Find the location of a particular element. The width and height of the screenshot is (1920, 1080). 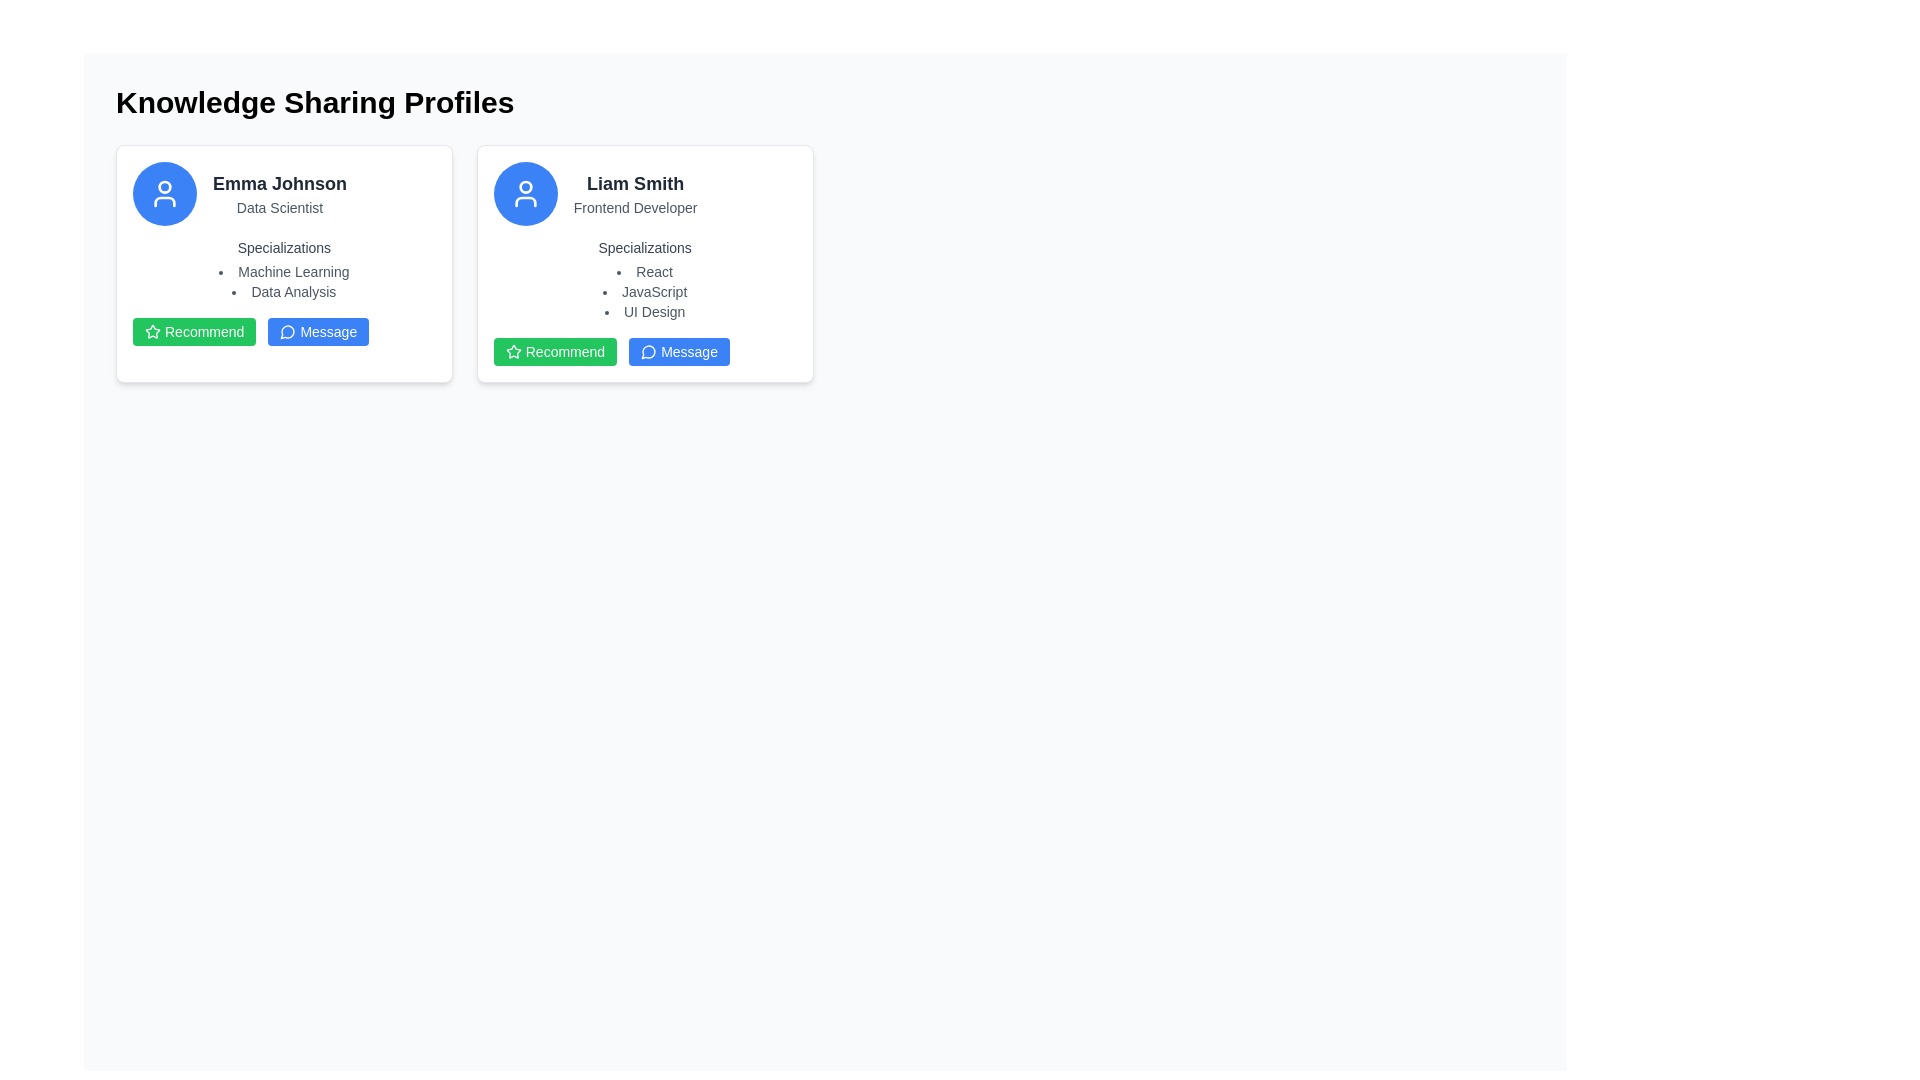

the user profile icon, which is a circular outline containing a stylized silhouette of a person, located at the top of the left profile card is located at coordinates (164, 193).